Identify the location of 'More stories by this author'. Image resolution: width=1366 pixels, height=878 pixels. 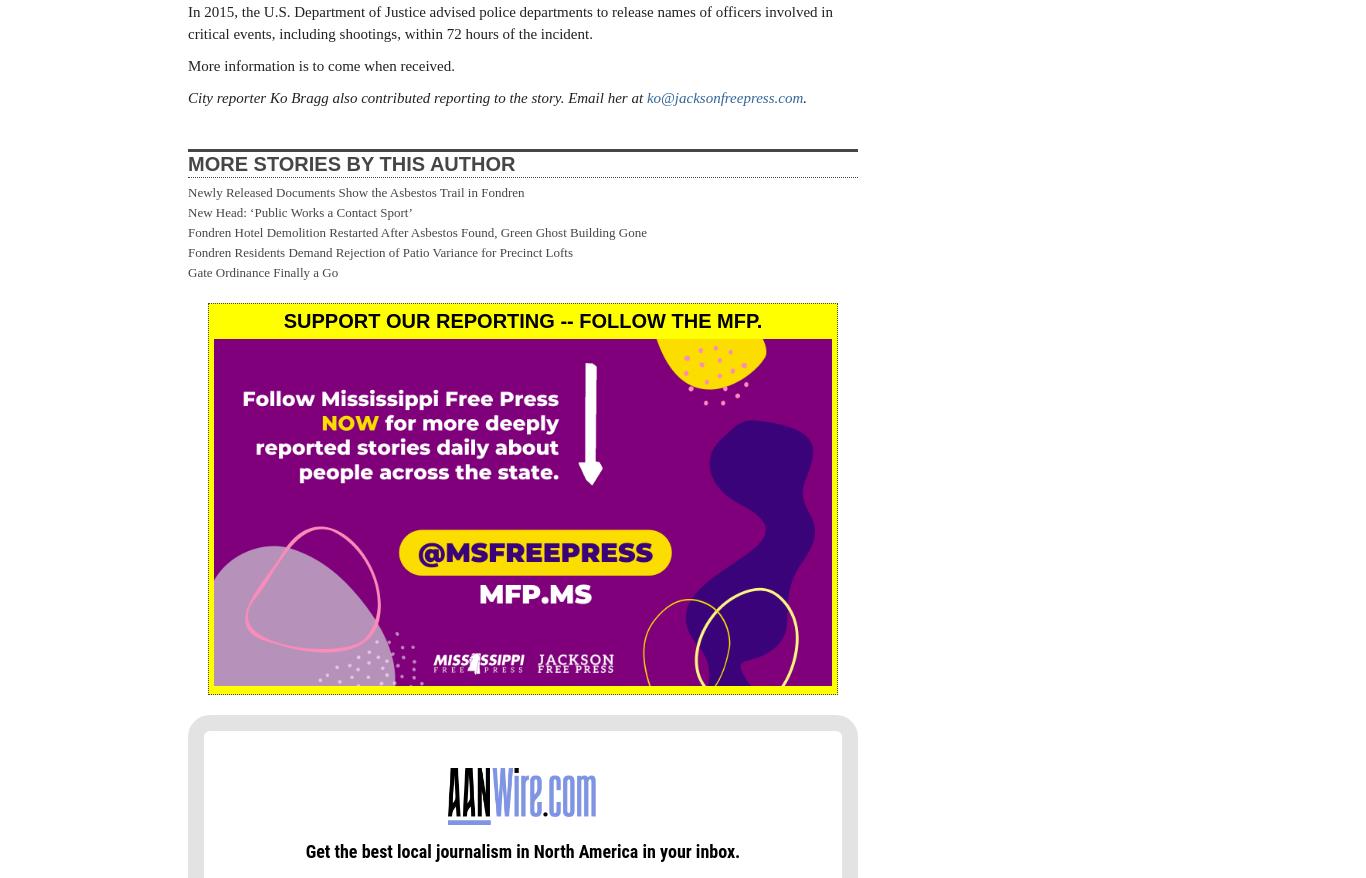
(186, 162).